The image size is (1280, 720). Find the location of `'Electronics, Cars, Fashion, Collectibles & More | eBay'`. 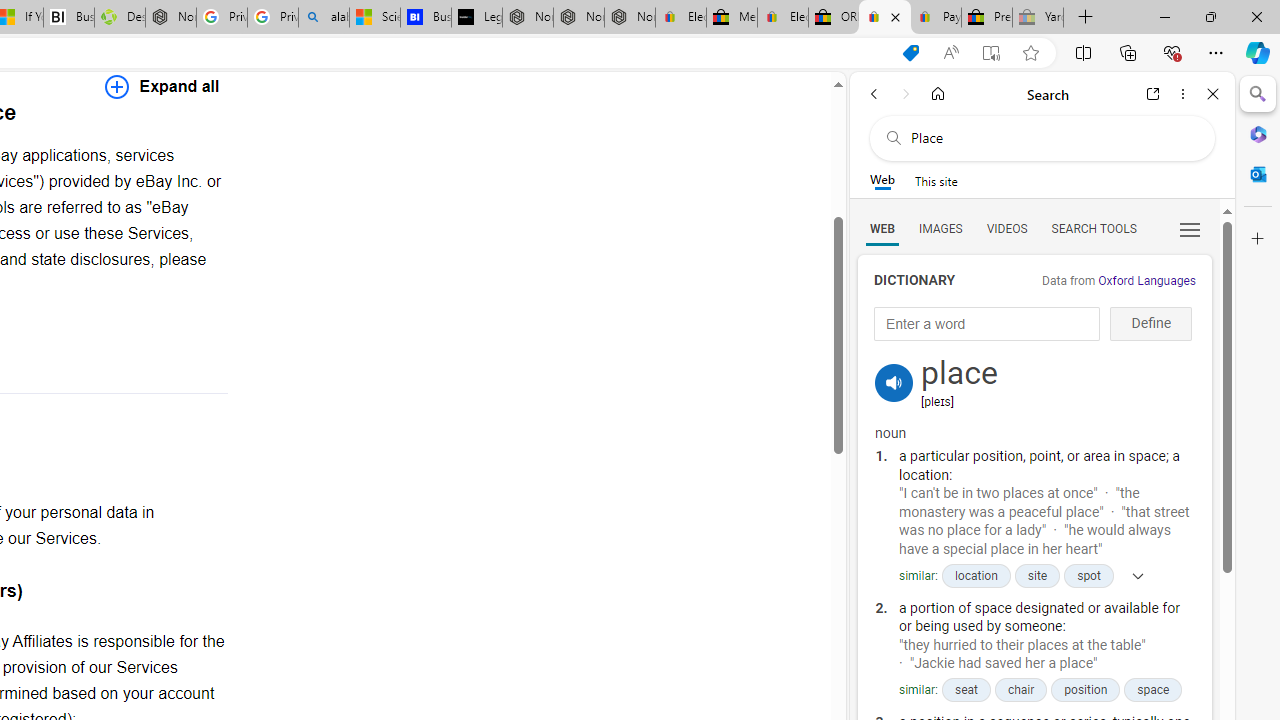

'Electronics, Cars, Fashion, Collectibles & More | eBay' is located at coordinates (781, 17).